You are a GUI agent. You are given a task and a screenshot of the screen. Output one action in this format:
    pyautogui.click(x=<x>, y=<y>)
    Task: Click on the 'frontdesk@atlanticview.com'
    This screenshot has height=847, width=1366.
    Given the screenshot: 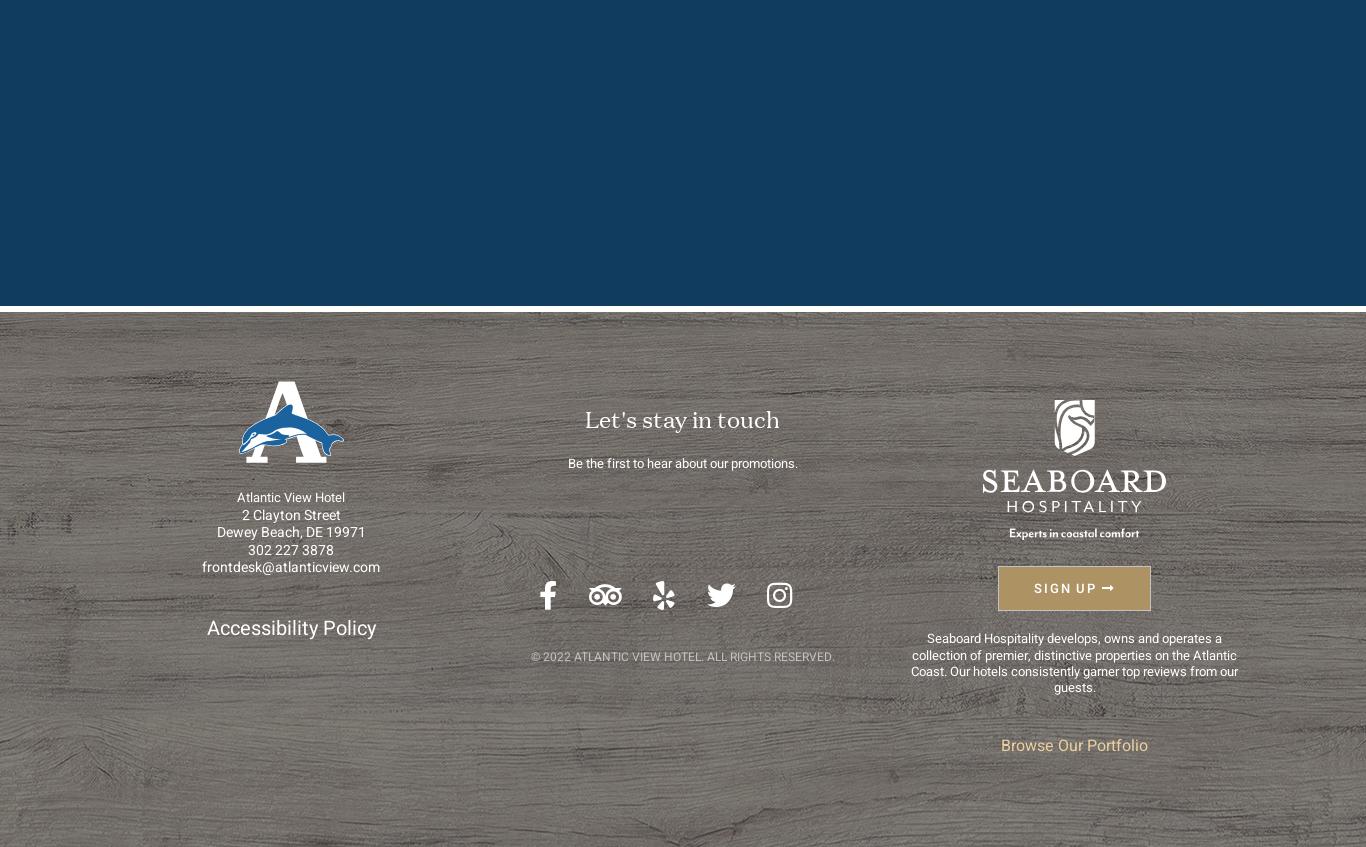 What is the action you would take?
    pyautogui.click(x=290, y=567)
    